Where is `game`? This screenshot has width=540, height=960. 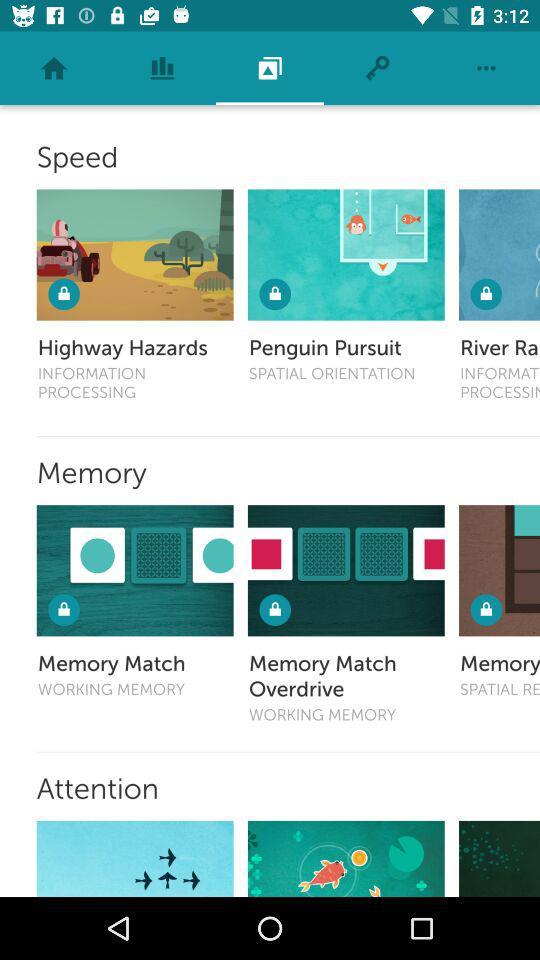
game is located at coordinates (345, 857).